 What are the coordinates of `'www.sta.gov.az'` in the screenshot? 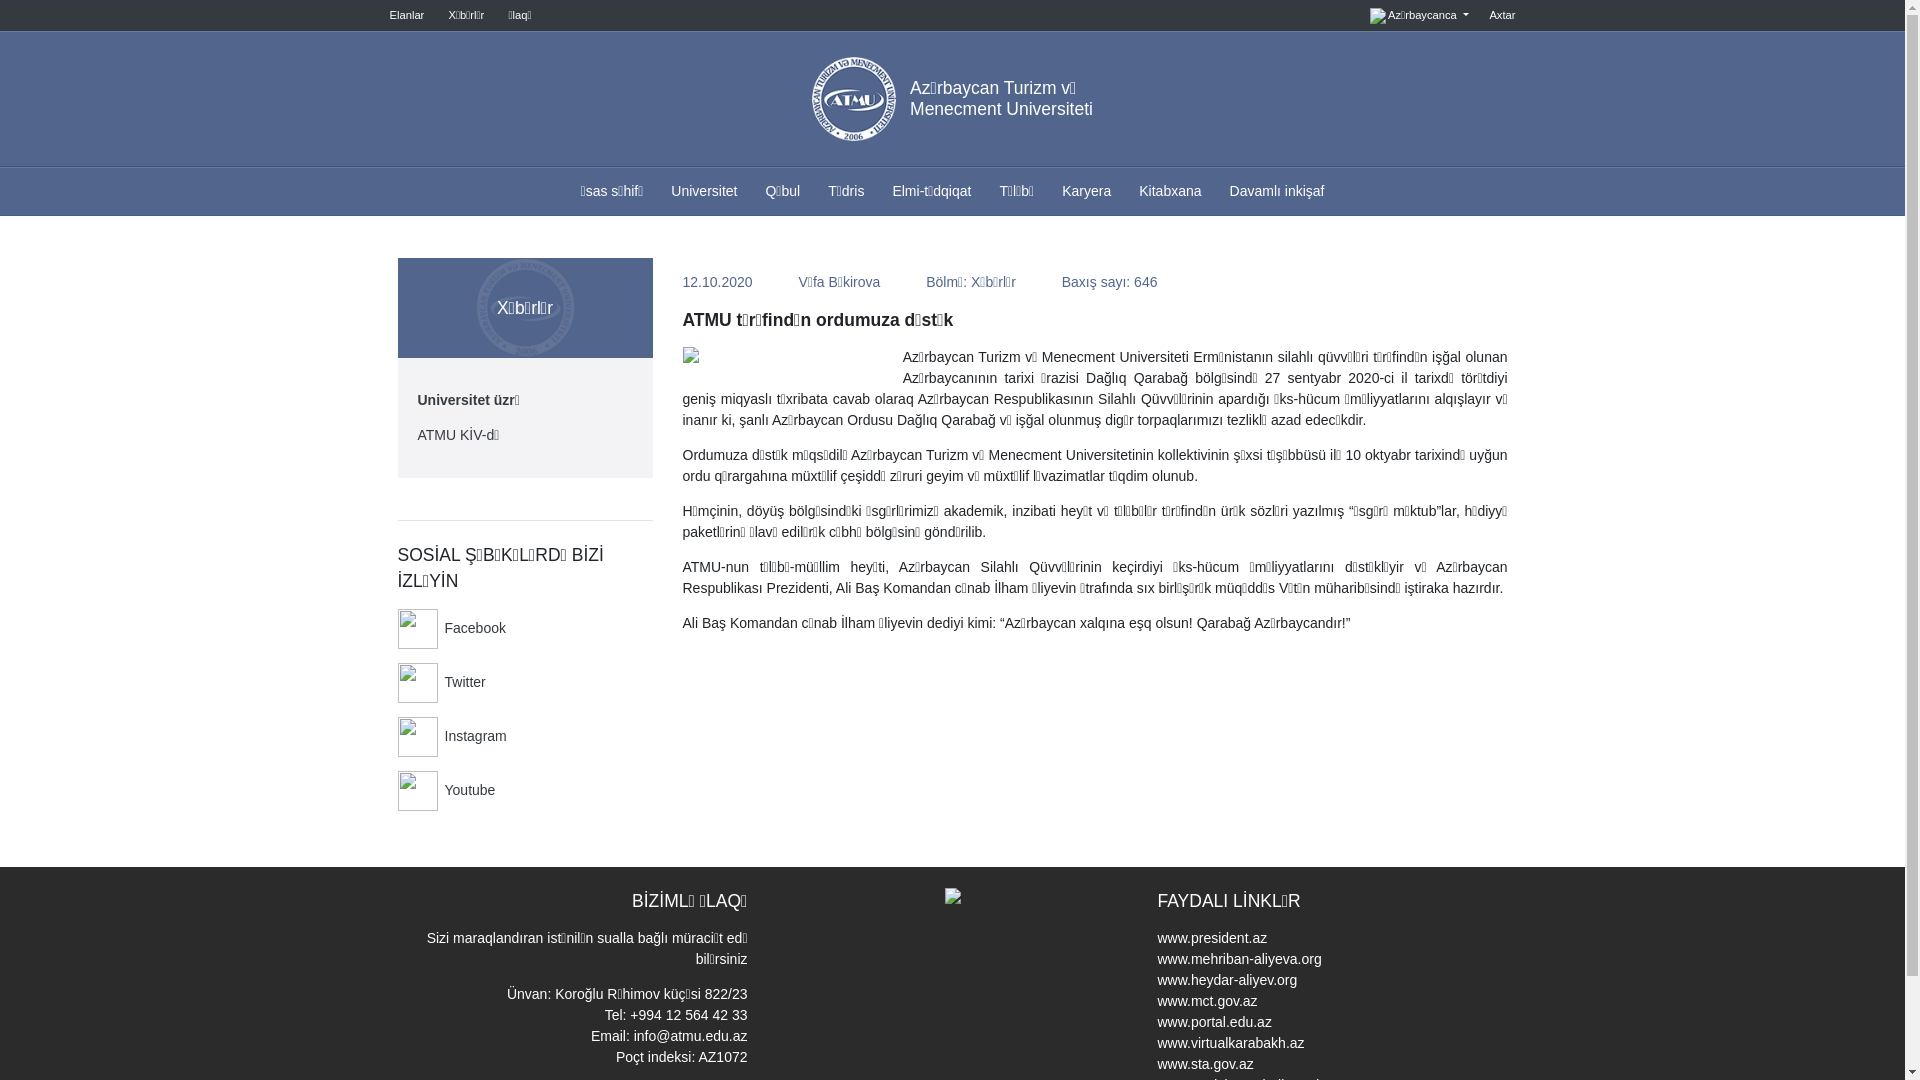 It's located at (1204, 1063).